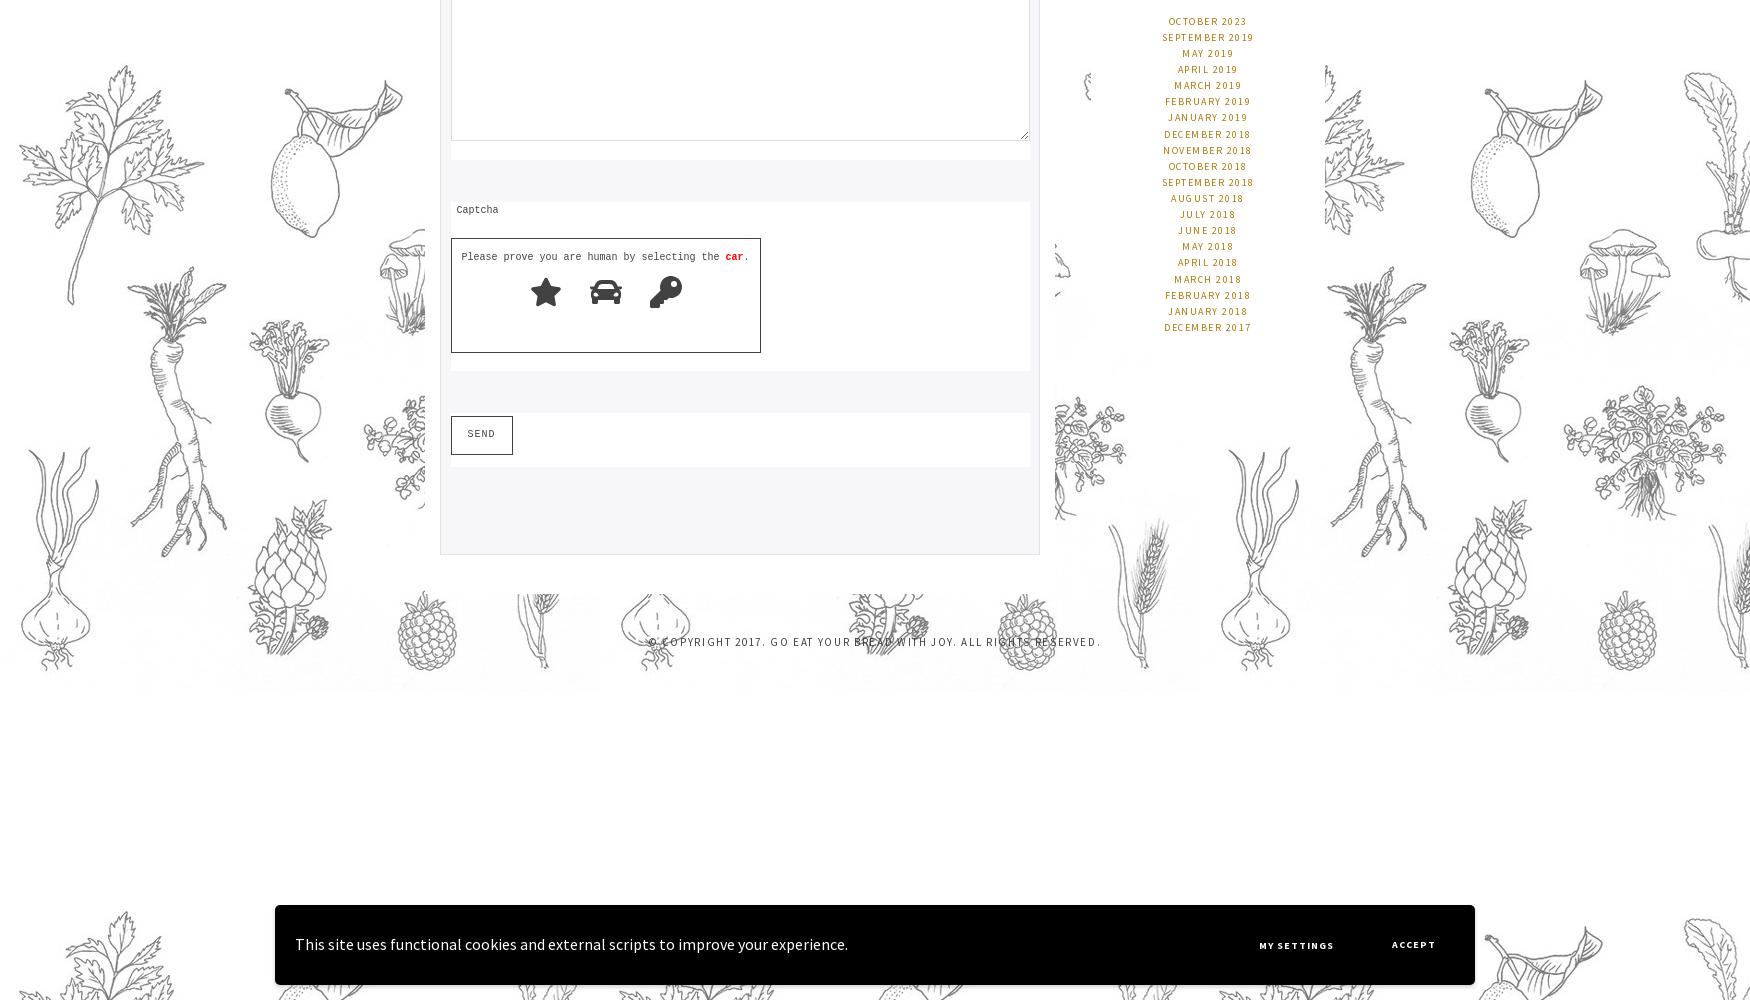  What do you see at coordinates (1208, 245) in the screenshot?
I see `'May 2018'` at bounding box center [1208, 245].